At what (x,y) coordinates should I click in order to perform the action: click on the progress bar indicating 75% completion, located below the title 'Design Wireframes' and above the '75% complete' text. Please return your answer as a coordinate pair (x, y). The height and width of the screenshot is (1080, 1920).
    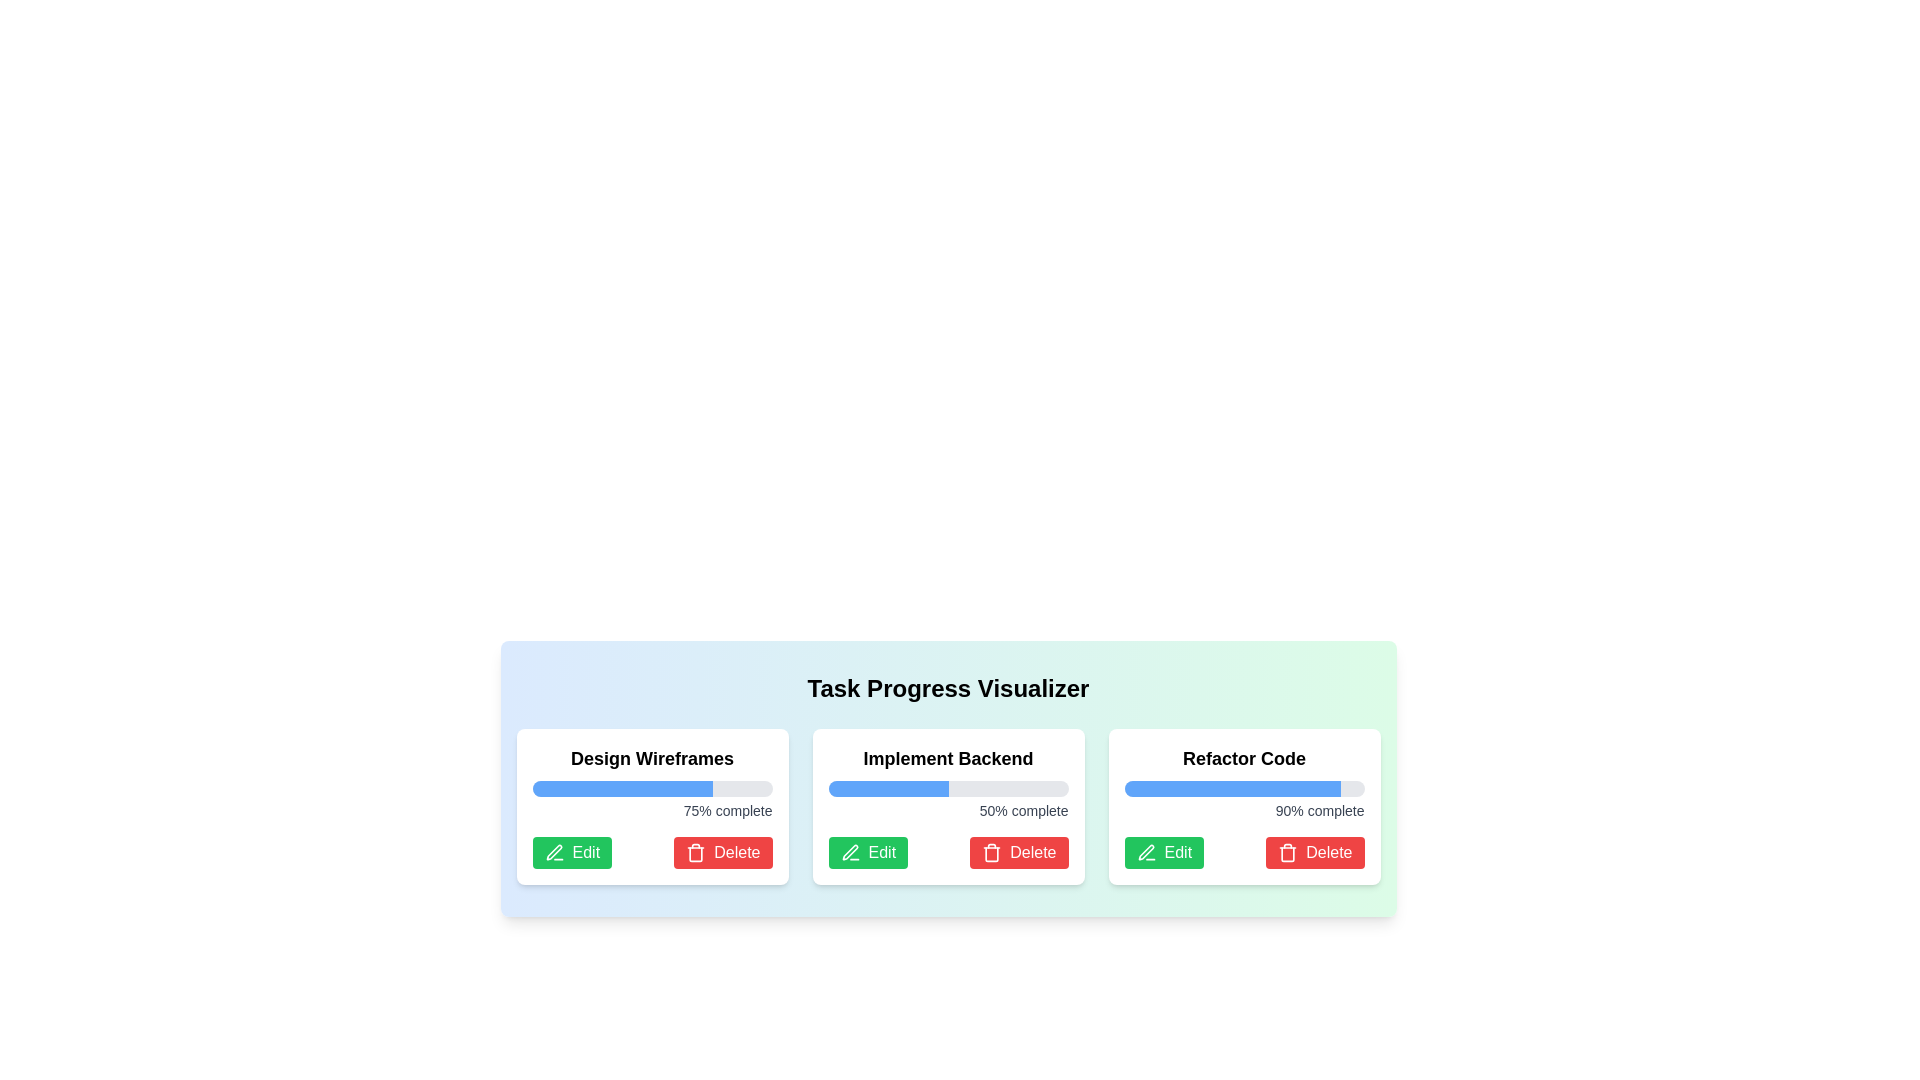
    Looking at the image, I should click on (652, 788).